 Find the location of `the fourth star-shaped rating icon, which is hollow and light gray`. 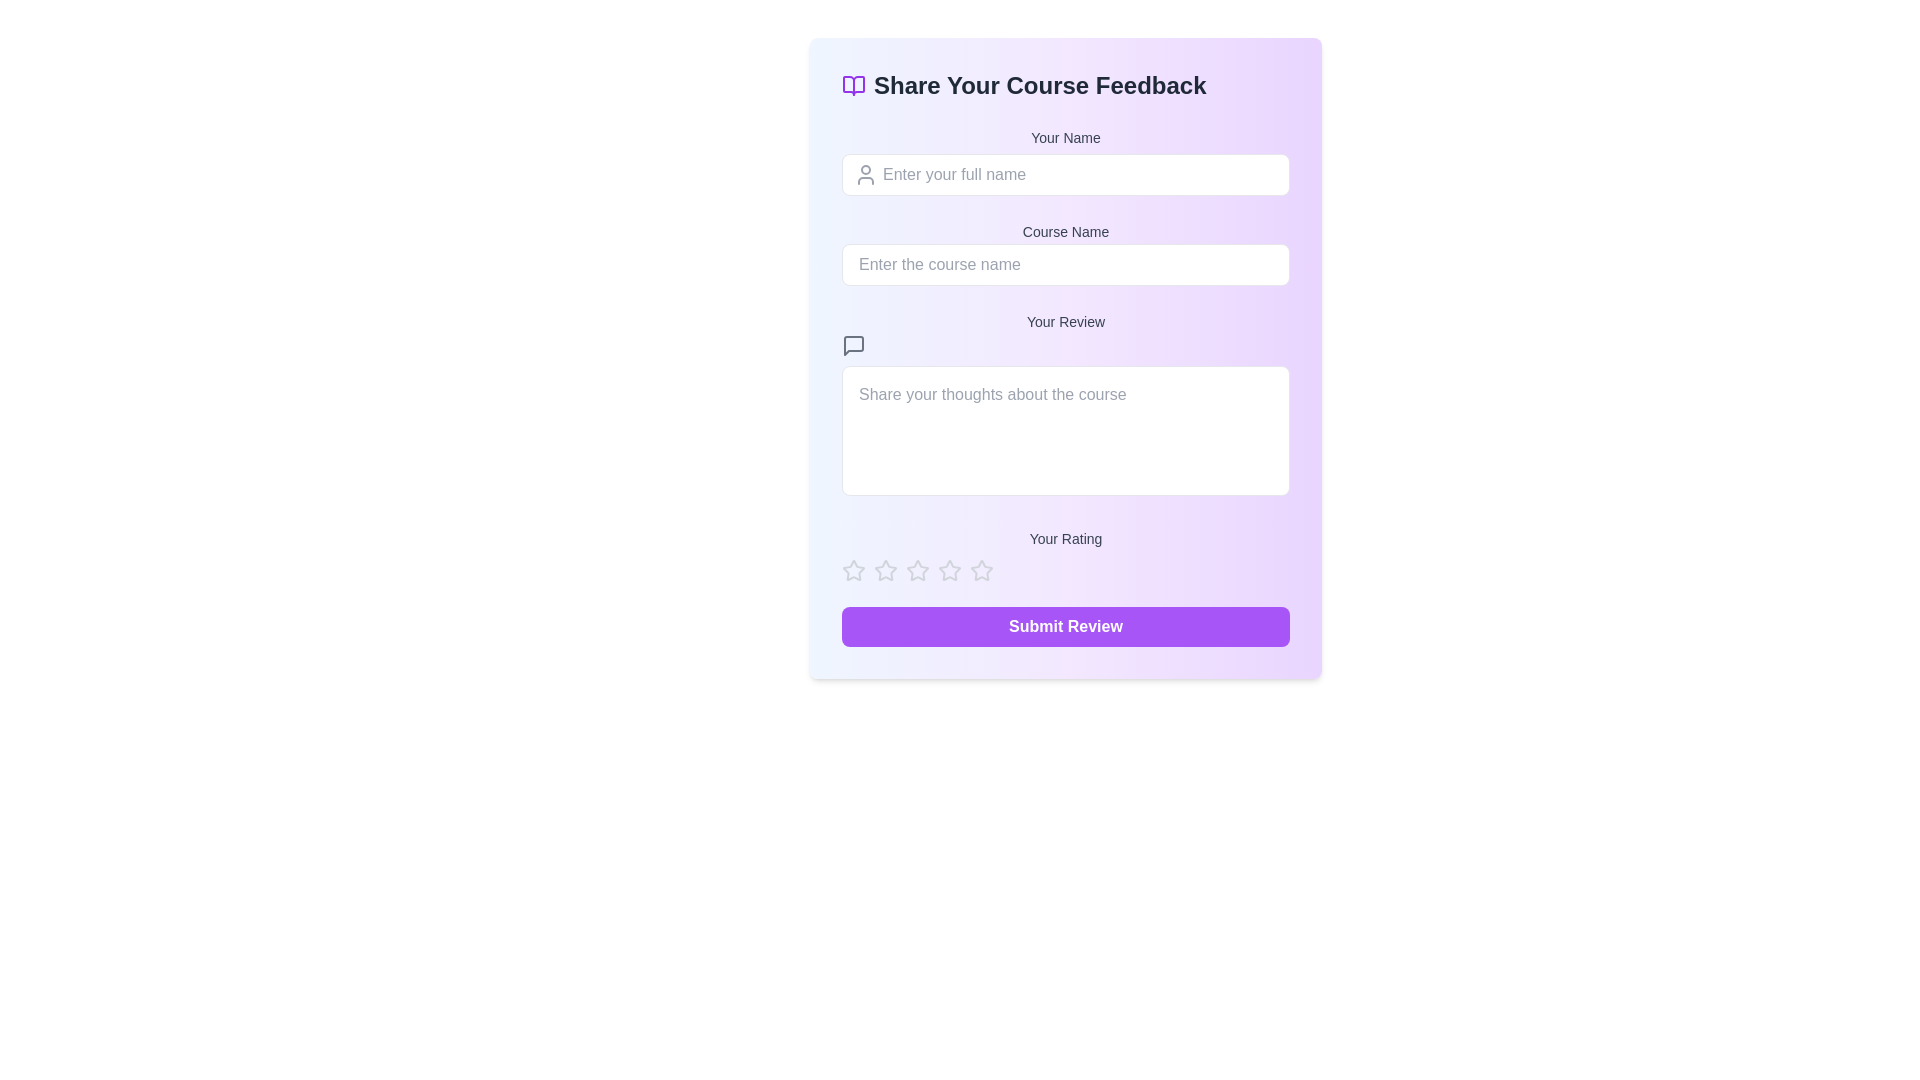

the fourth star-shaped rating icon, which is hollow and light gray is located at coordinates (982, 570).